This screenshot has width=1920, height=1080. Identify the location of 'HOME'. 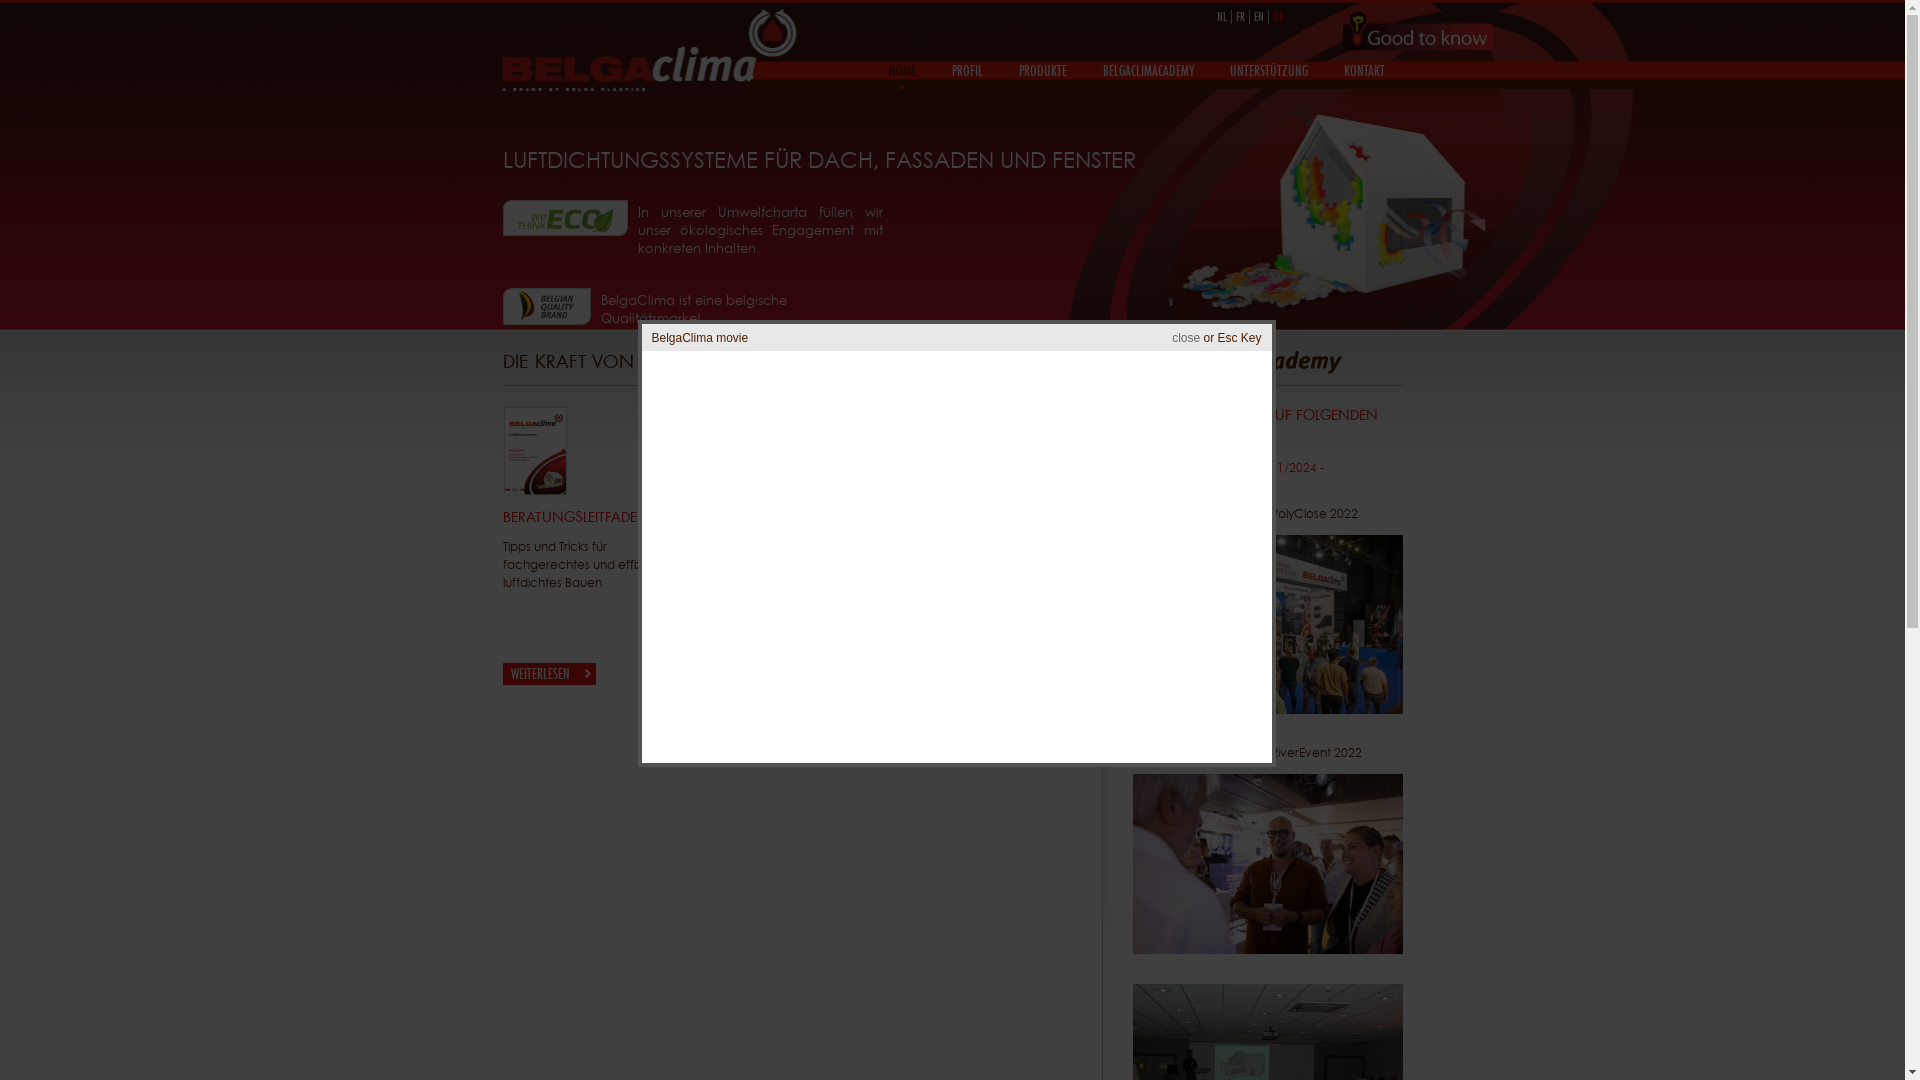
(900, 69).